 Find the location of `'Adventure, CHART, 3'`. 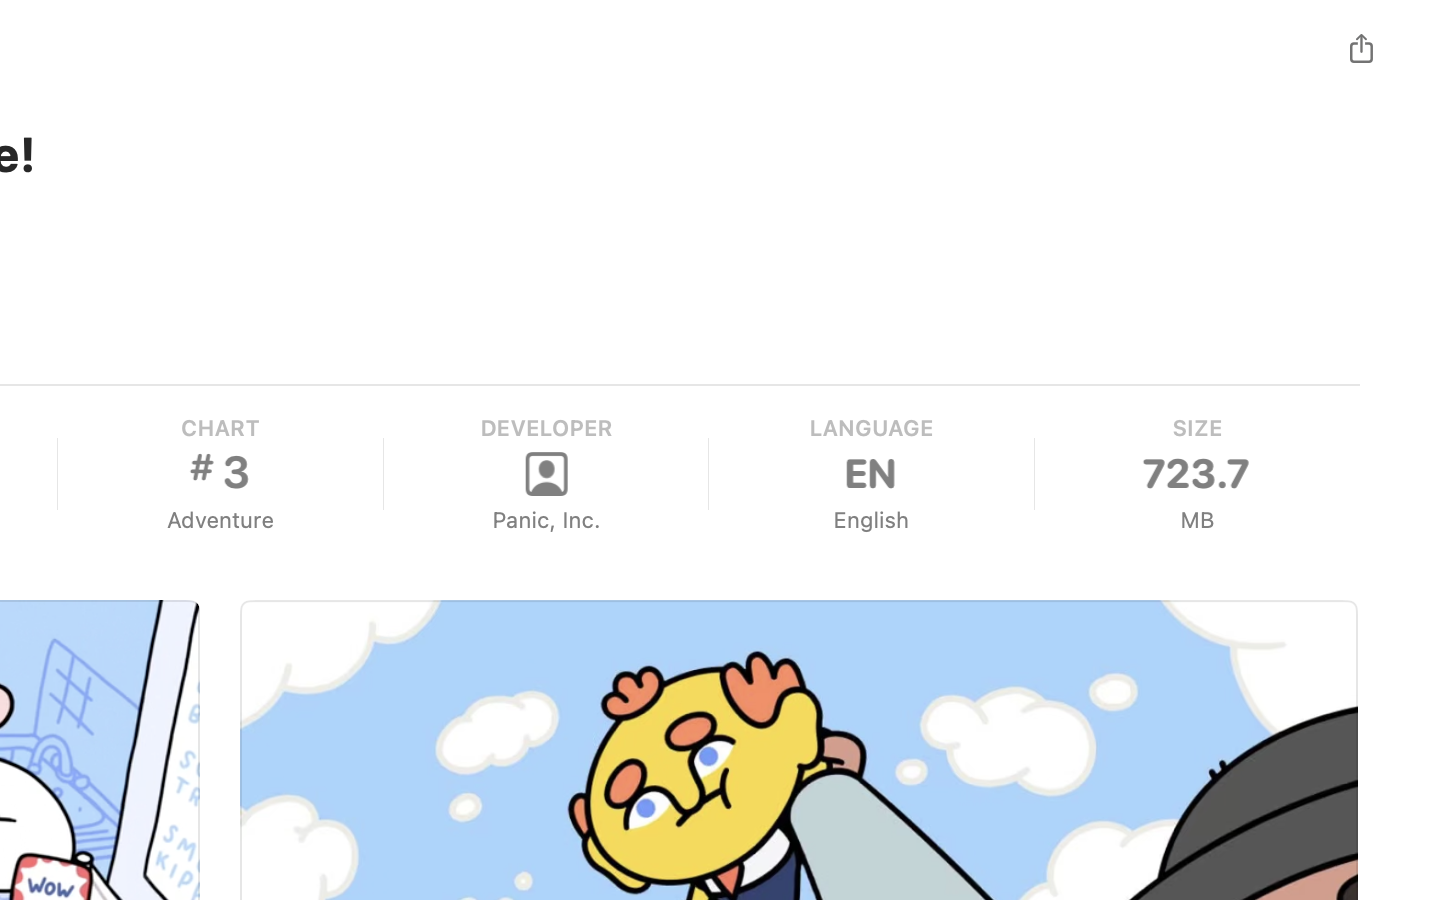

'Adventure, CHART, 3' is located at coordinates (220, 473).